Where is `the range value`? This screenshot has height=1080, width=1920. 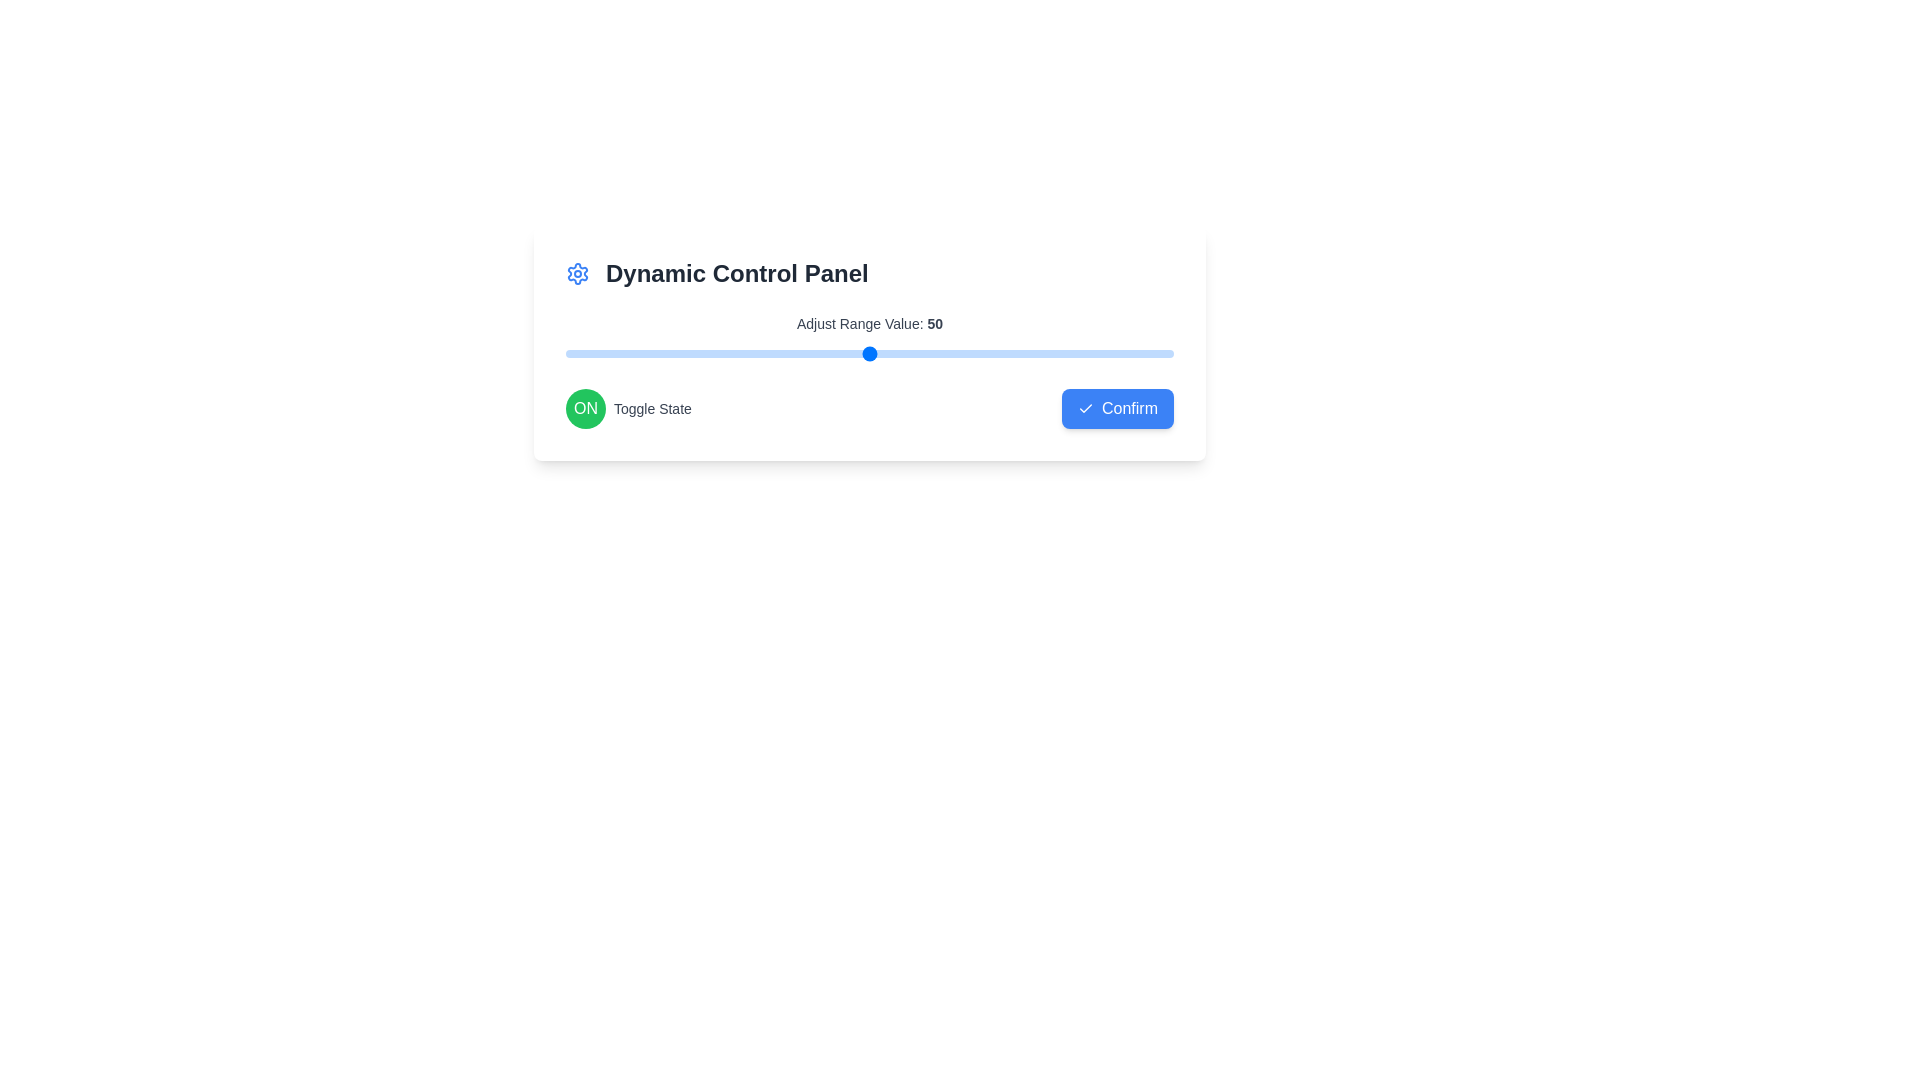
the range value is located at coordinates (669, 353).